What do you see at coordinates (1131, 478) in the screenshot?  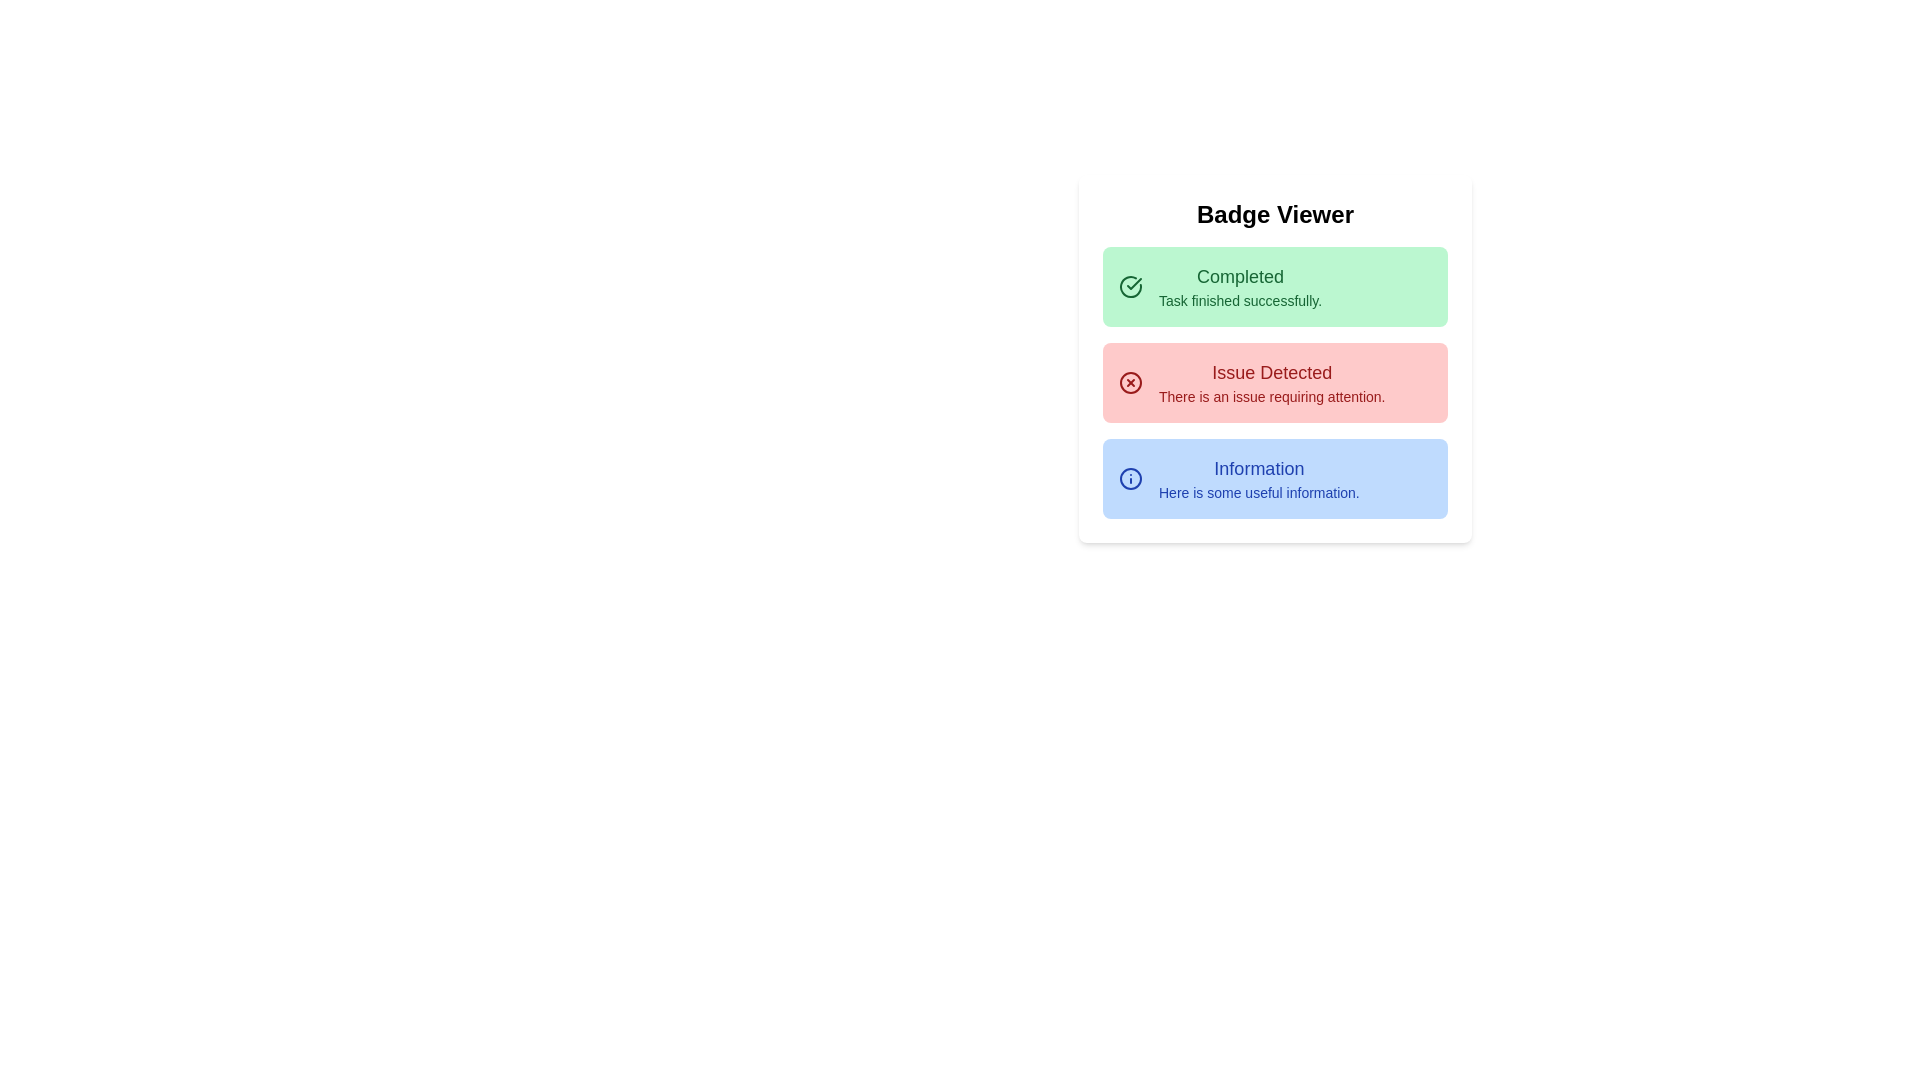 I see `the SVG Circle Icon located` at bounding box center [1131, 478].